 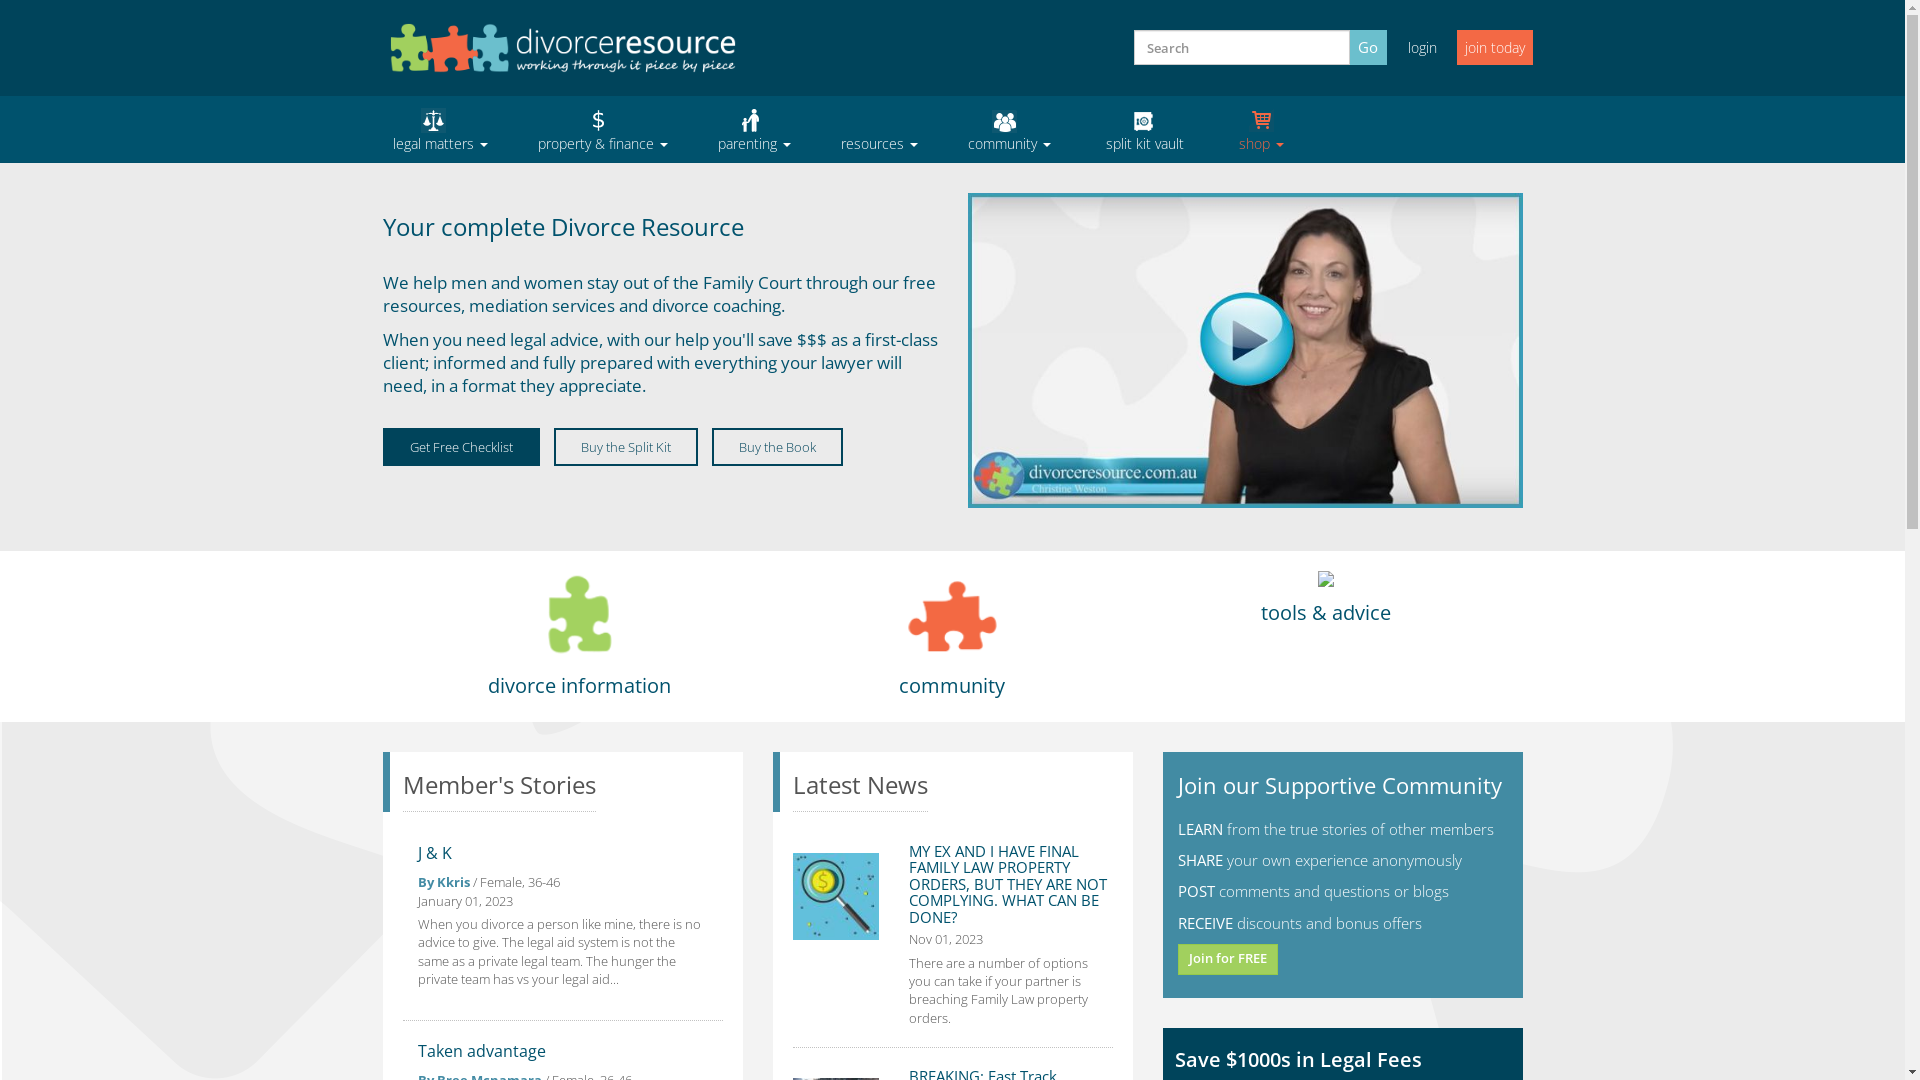 What do you see at coordinates (560, 46) in the screenshot?
I see `'Home'` at bounding box center [560, 46].